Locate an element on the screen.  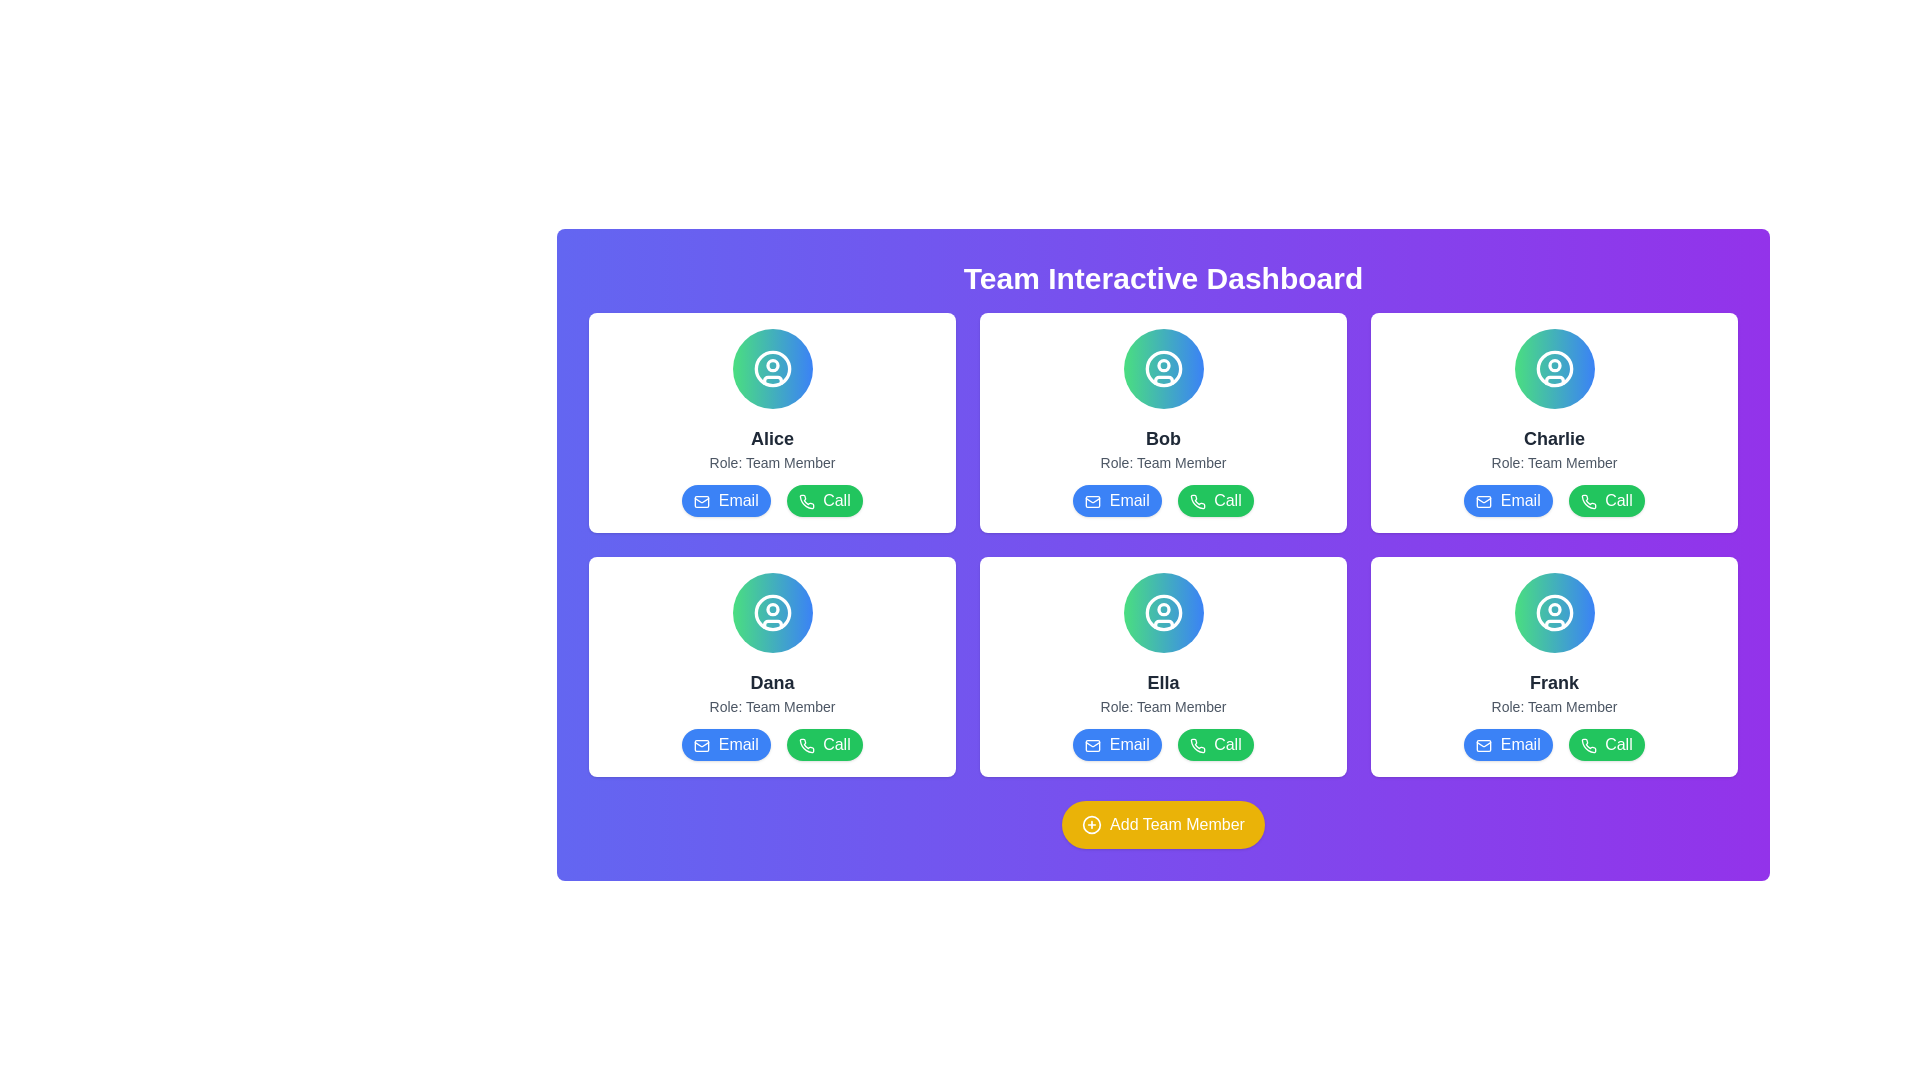
the Circular Badge located at the upper area of Charlie's profile avatar in the middle-right card of the dashboard grid is located at coordinates (1553, 365).